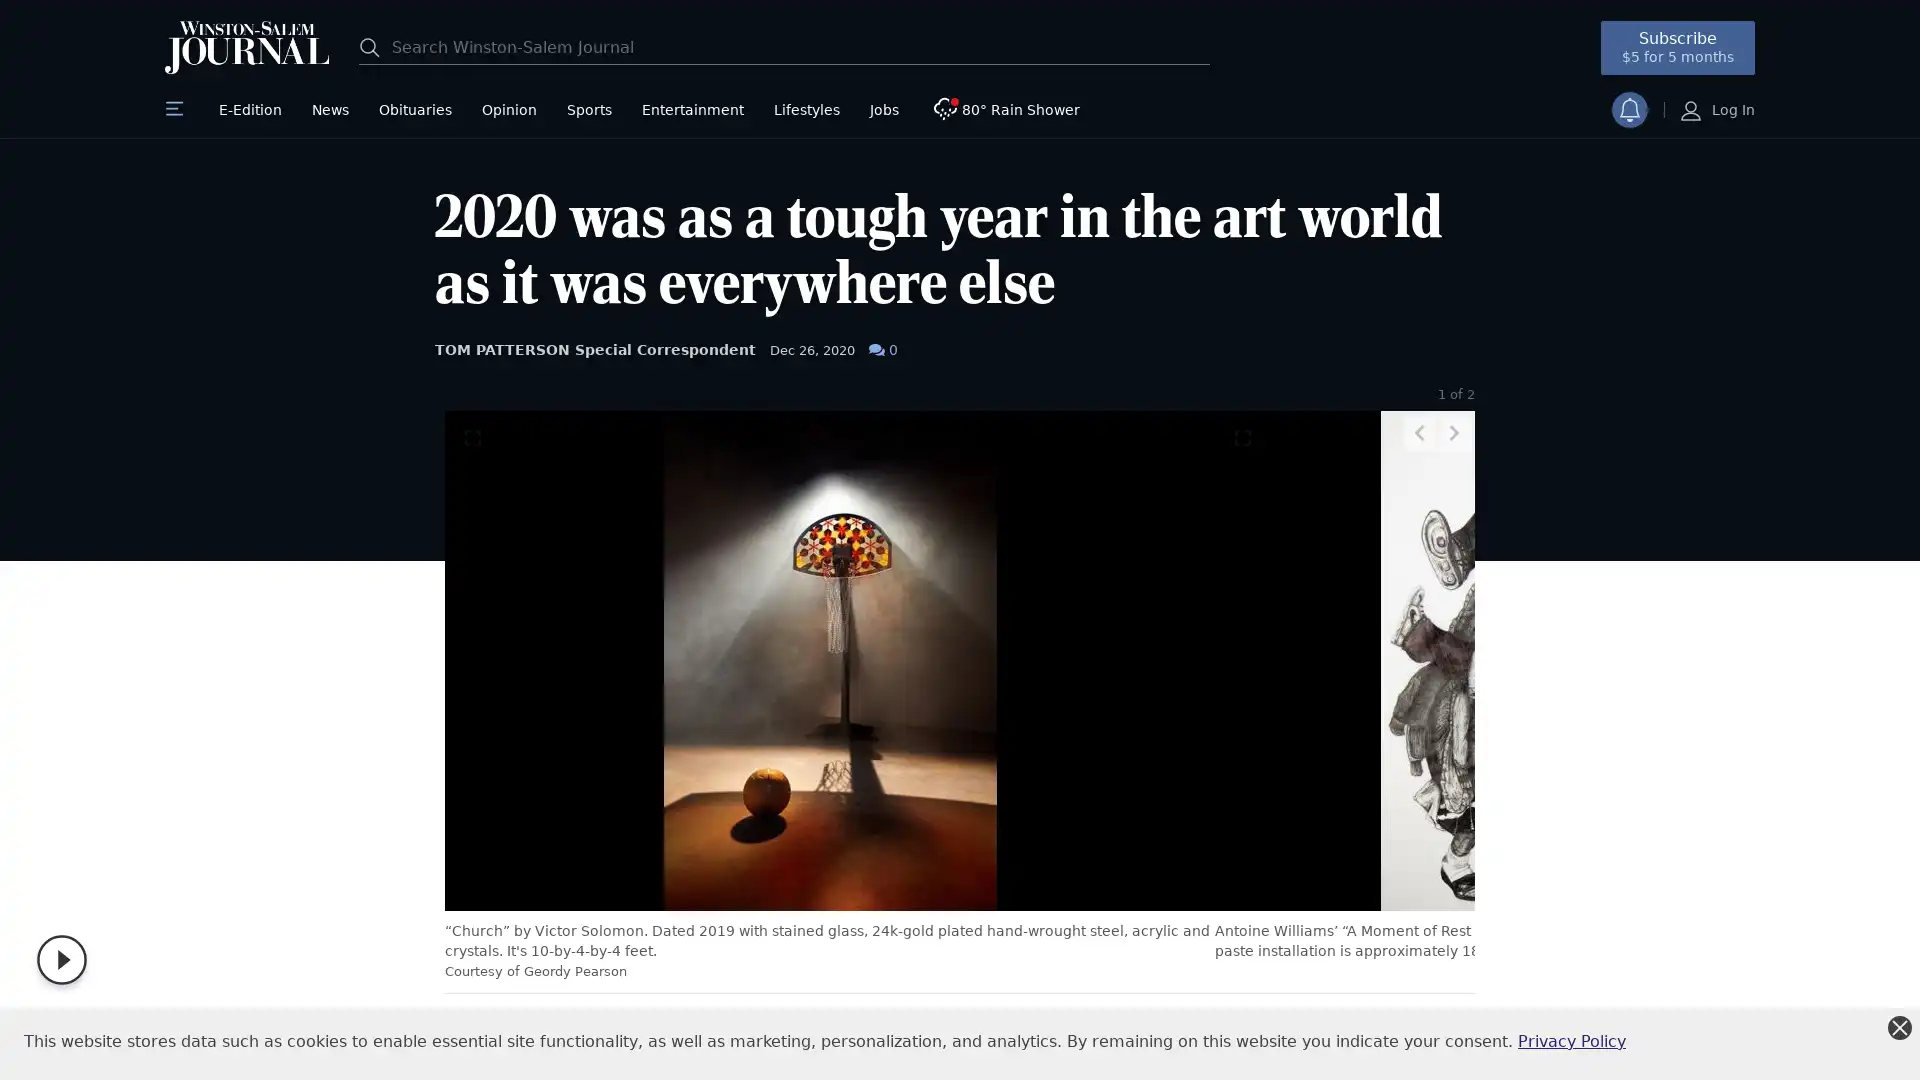 The image size is (1920, 1080). I want to click on Copy article link to clipboard Copy article link, so click(695, 1034).